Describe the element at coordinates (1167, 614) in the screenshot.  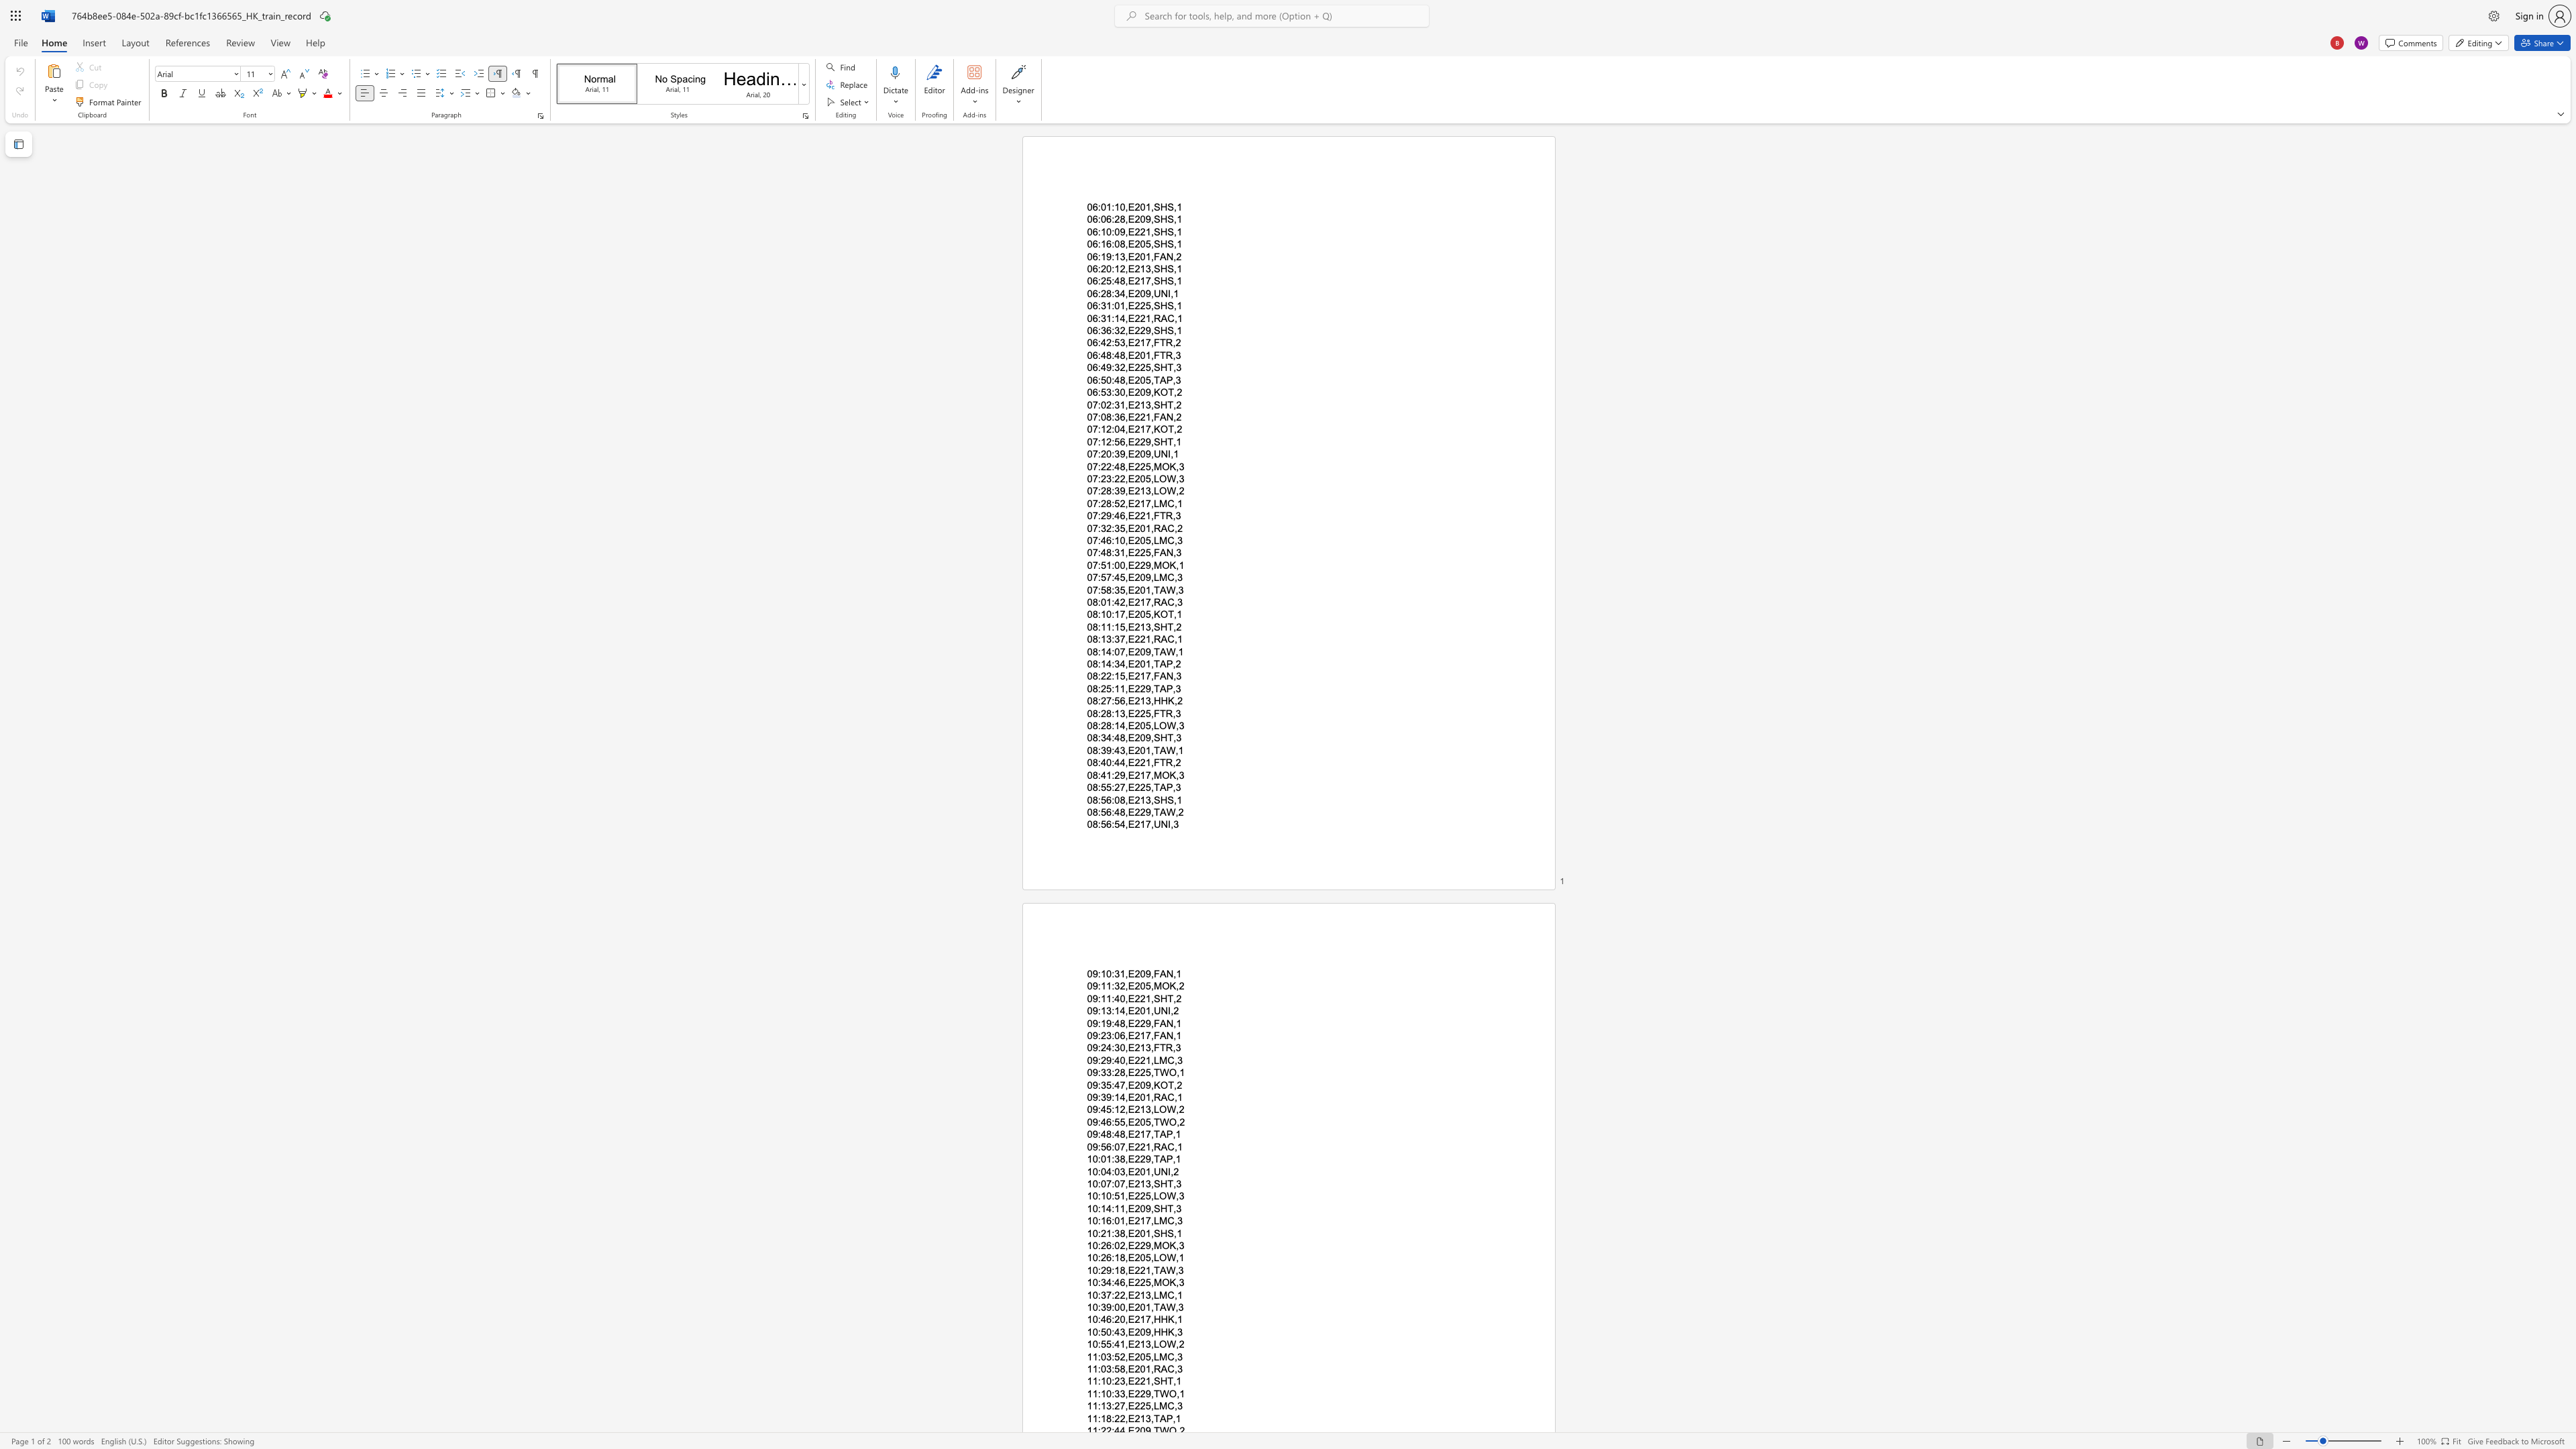
I see `the space between the continuous character "O" and "T" in the text` at that location.